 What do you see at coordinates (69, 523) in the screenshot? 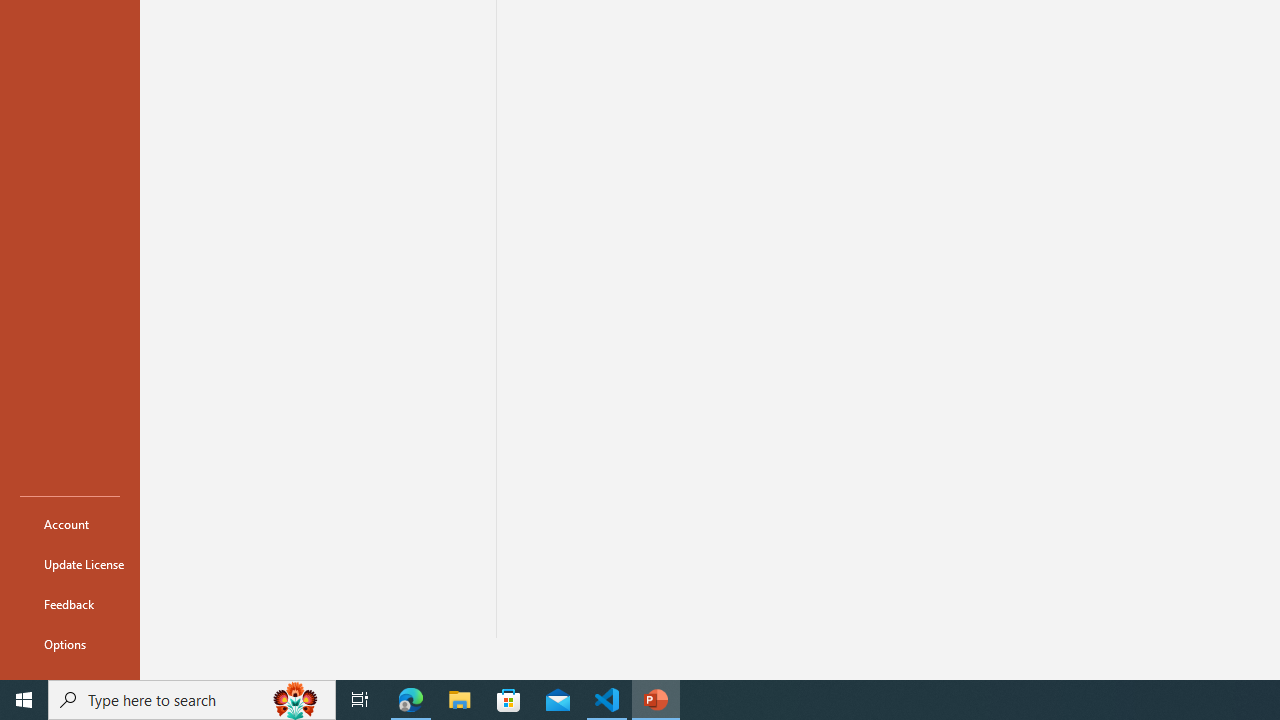
I see `'Account'` at bounding box center [69, 523].